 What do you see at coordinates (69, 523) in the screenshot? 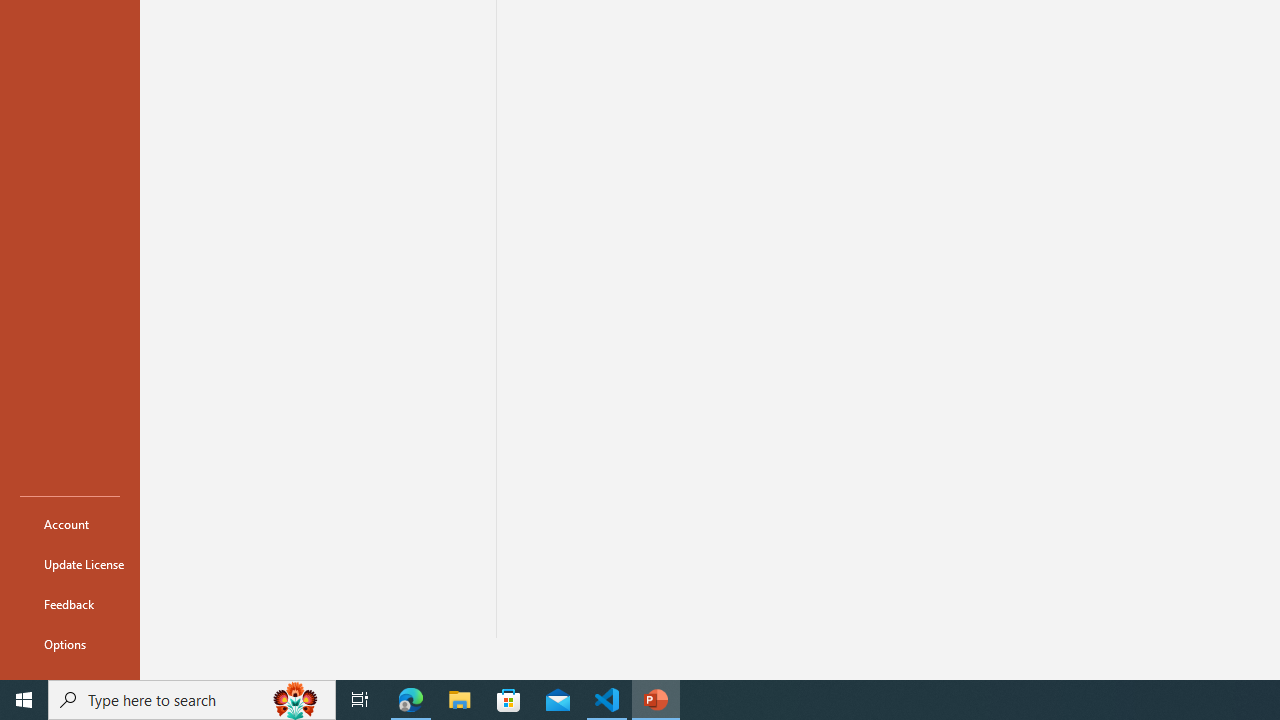
I see `'Account'` at bounding box center [69, 523].